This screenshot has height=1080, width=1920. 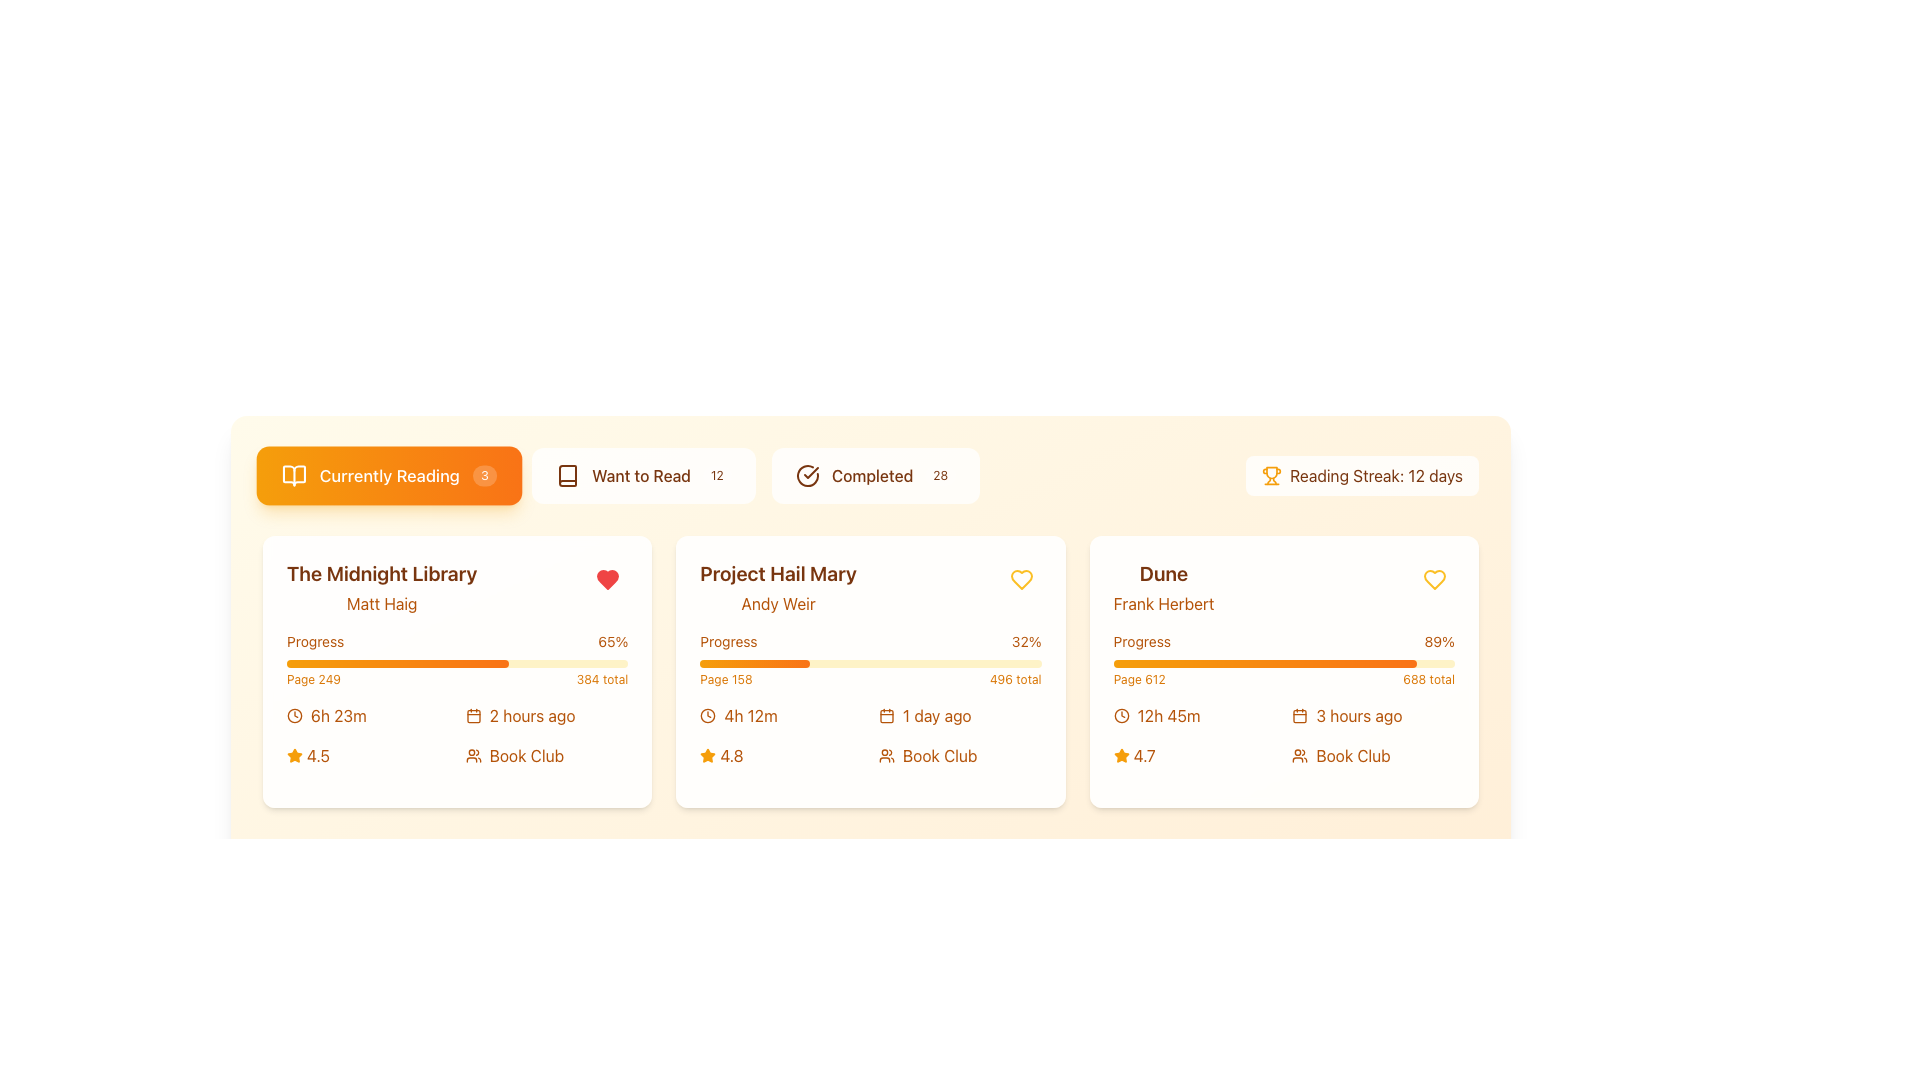 I want to click on the heart-shaped red button located in the top-right corner of 'The Midnight Library' card, so click(x=607, y=579).